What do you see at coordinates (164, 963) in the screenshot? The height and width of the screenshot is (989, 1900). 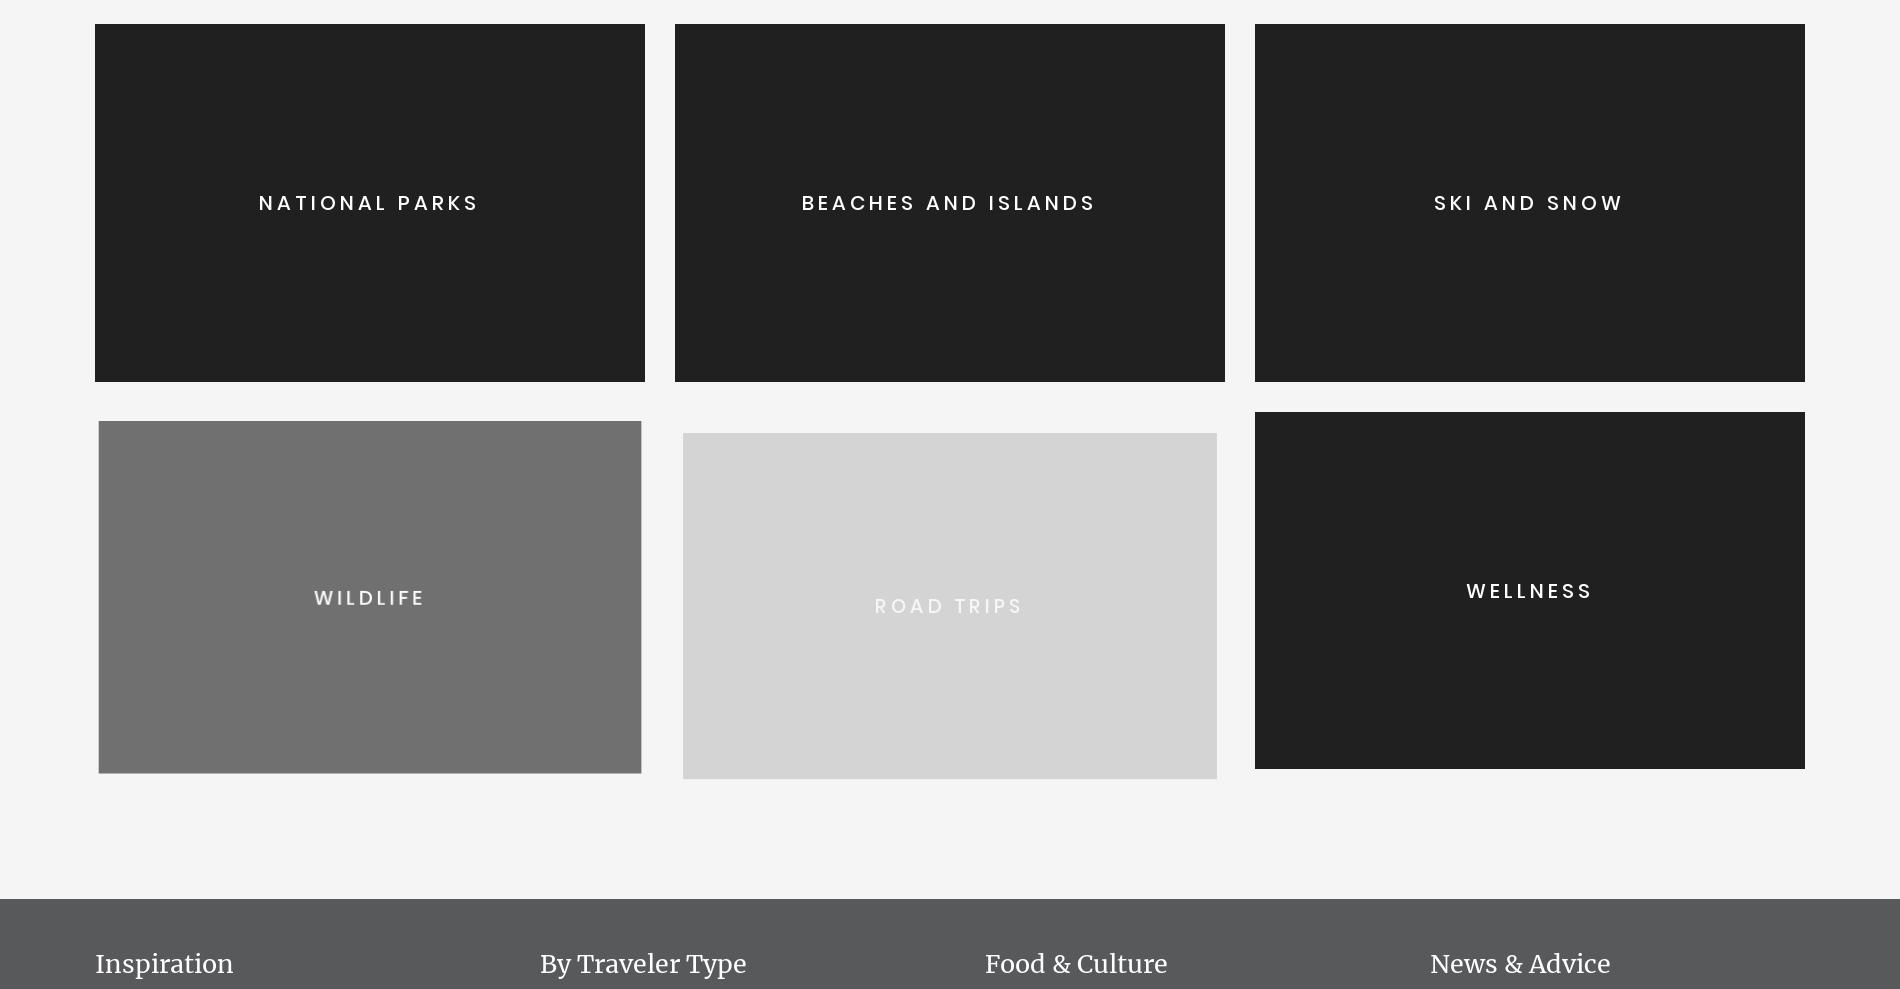 I see `'Inspiration'` at bounding box center [164, 963].